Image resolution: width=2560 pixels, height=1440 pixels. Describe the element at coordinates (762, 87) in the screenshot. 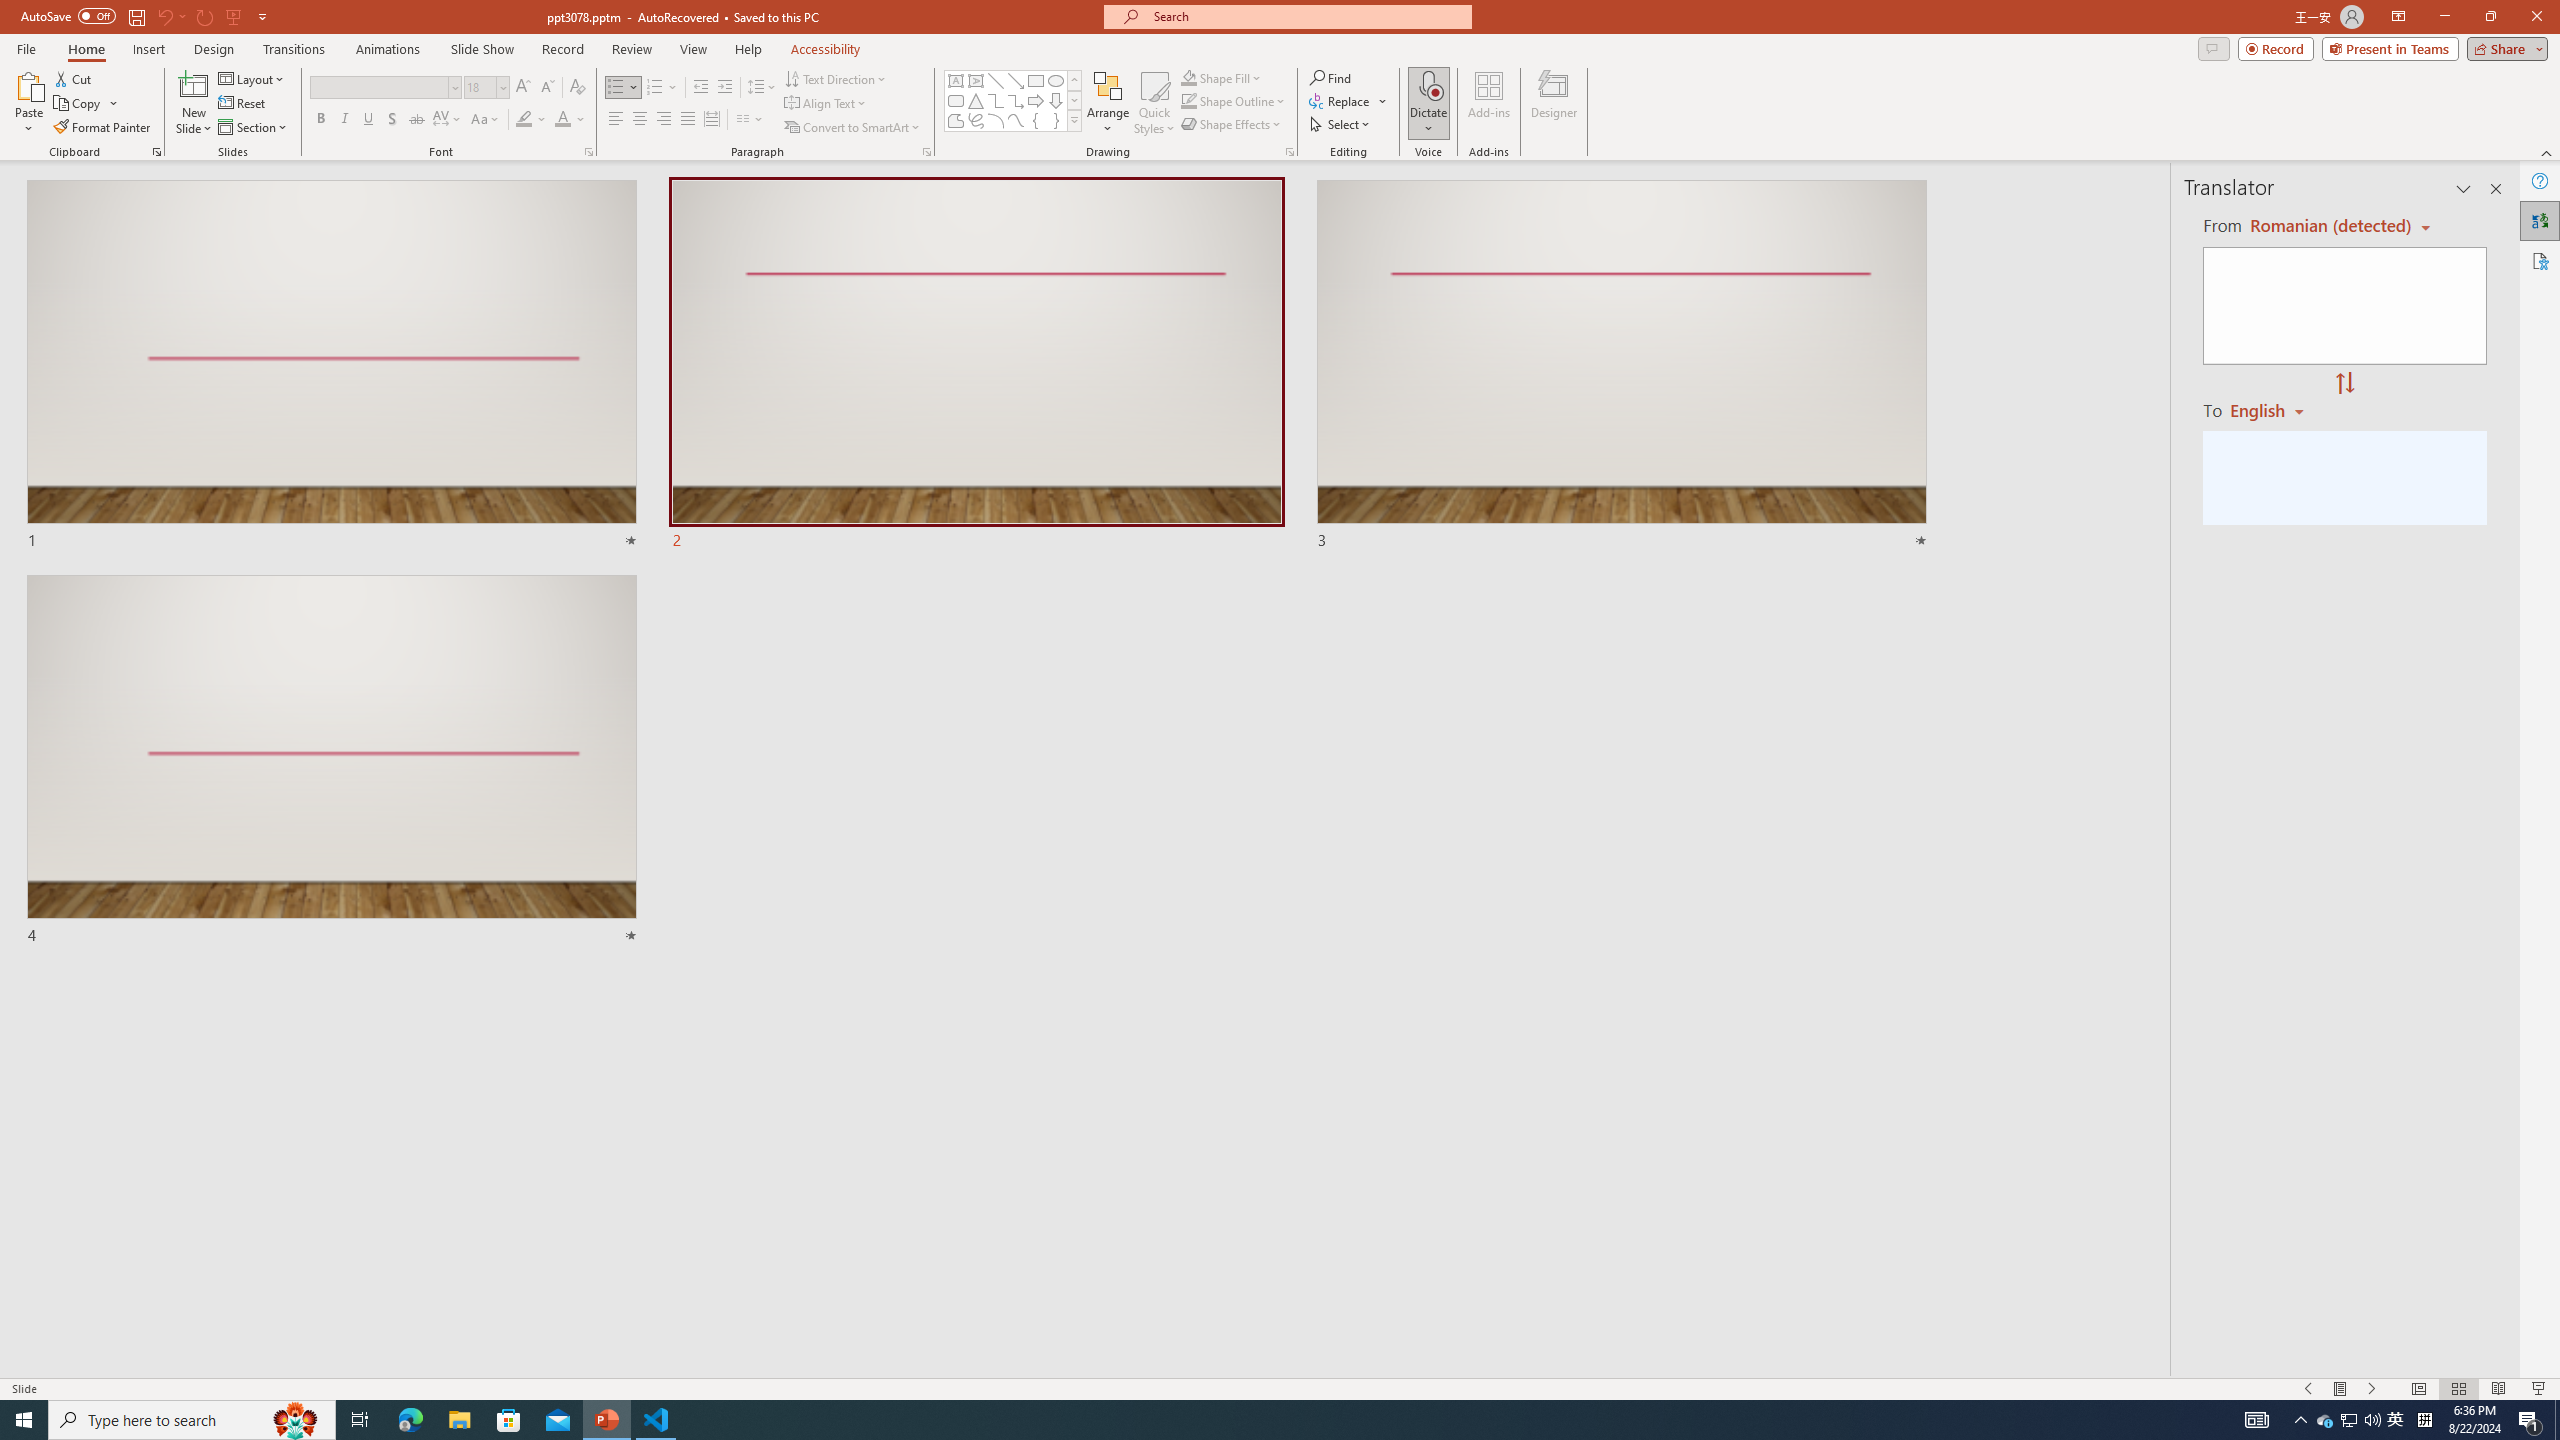

I see `'Line Spacing'` at that location.